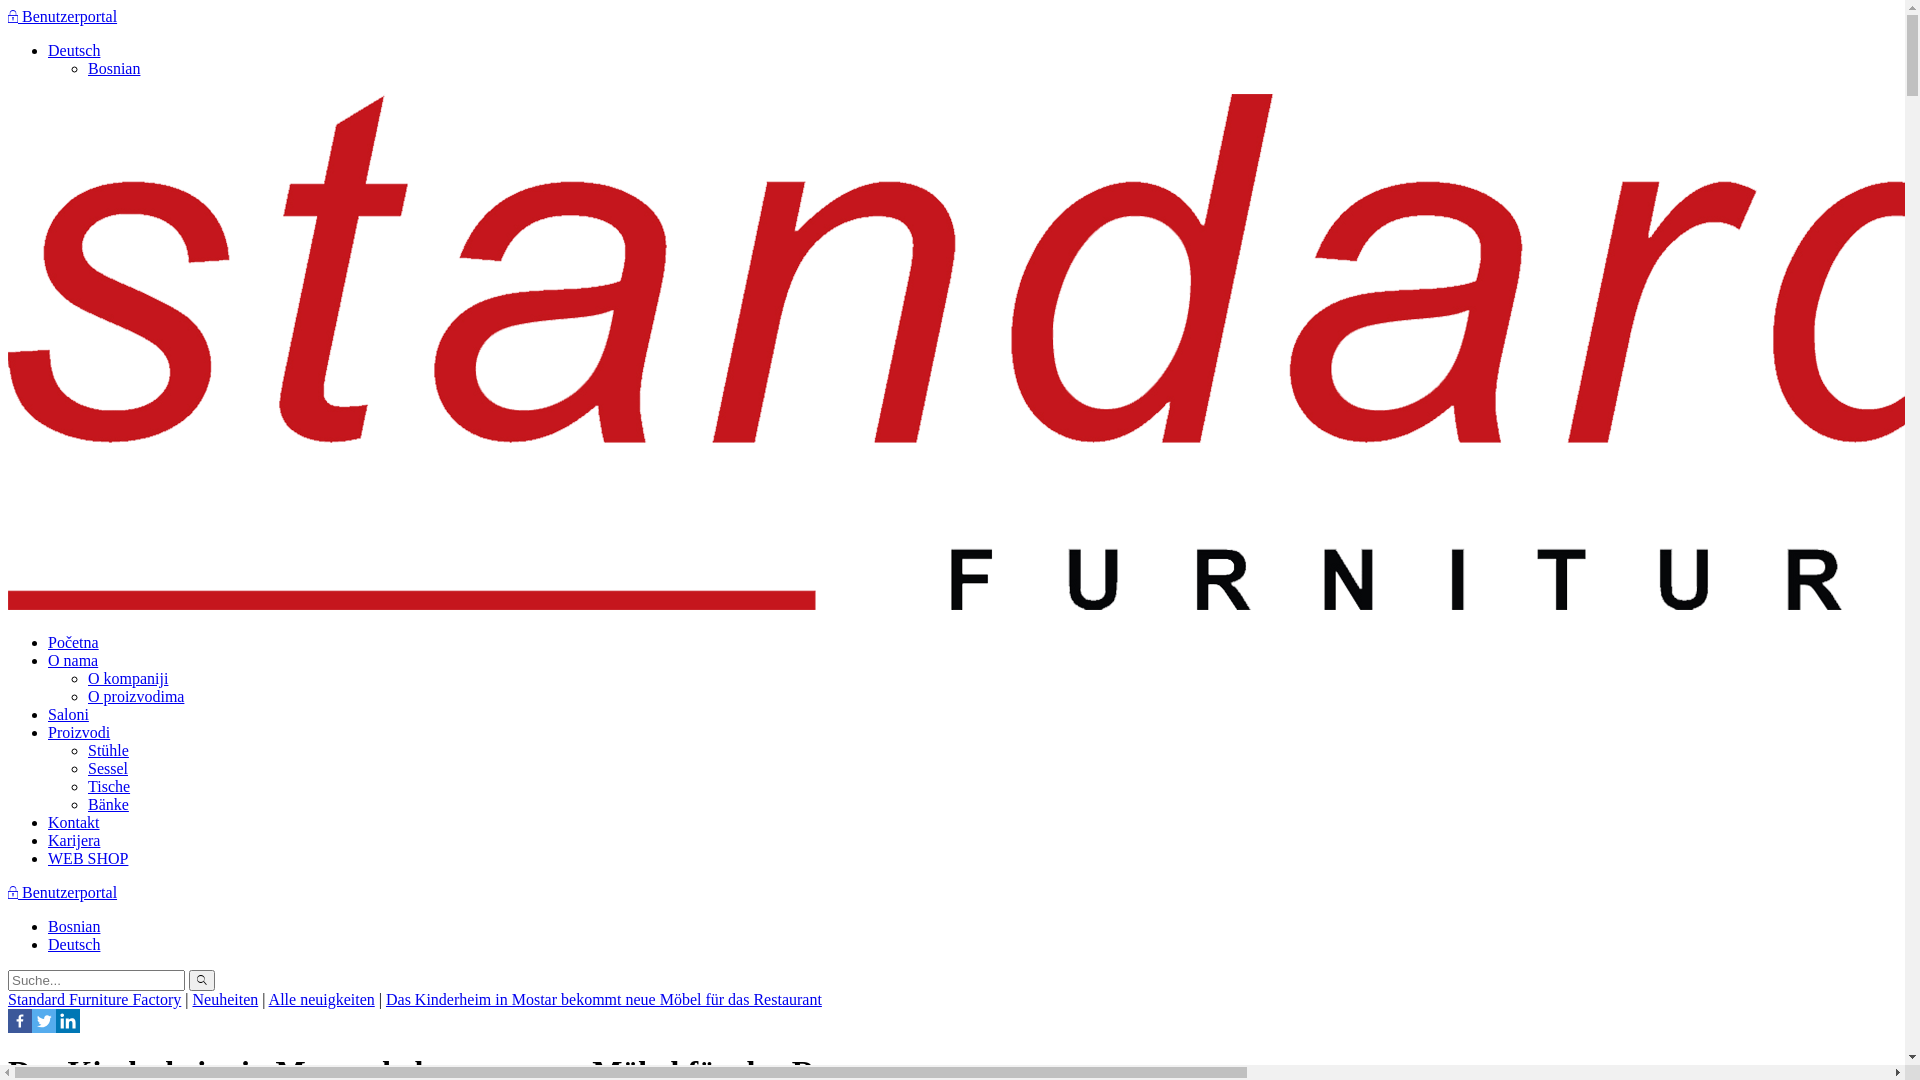 Image resolution: width=1920 pixels, height=1080 pixels. What do you see at coordinates (73, 49) in the screenshot?
I see `'Deutsch'` at bounding box center [73, 49].